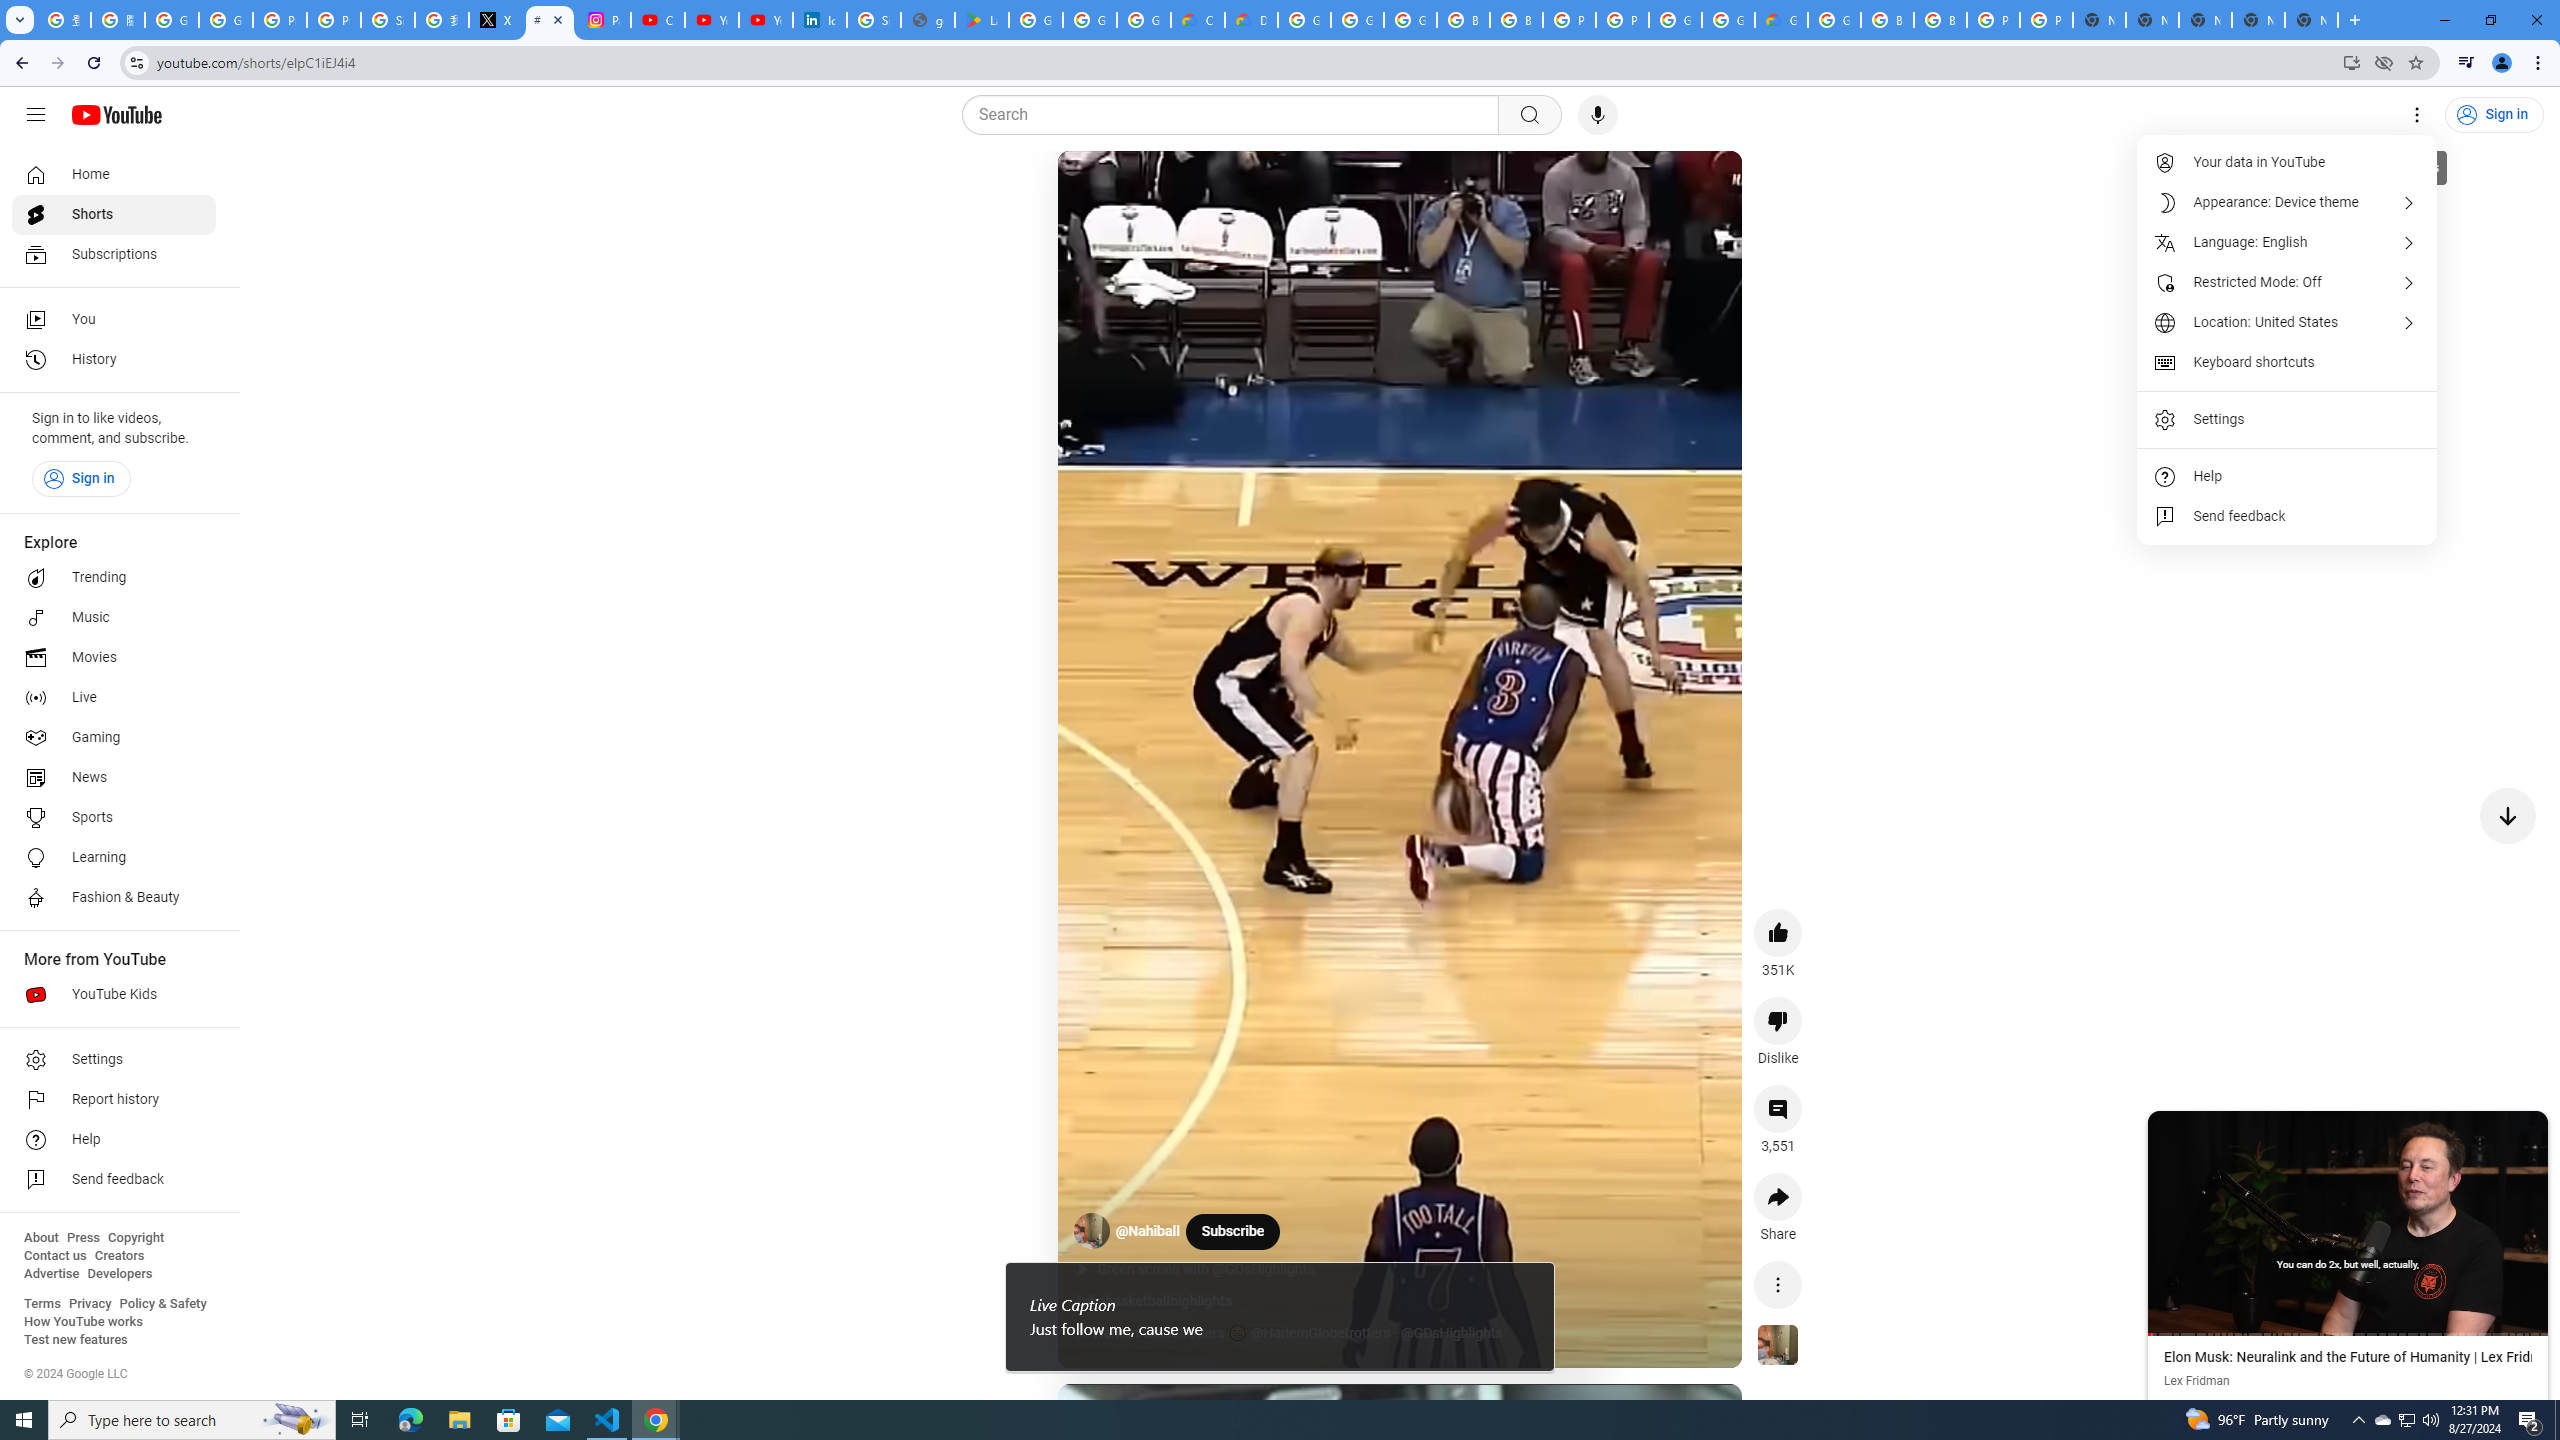 The image size is (2560, 1440). I want to click on 'New Tab', so click(2311, 19).